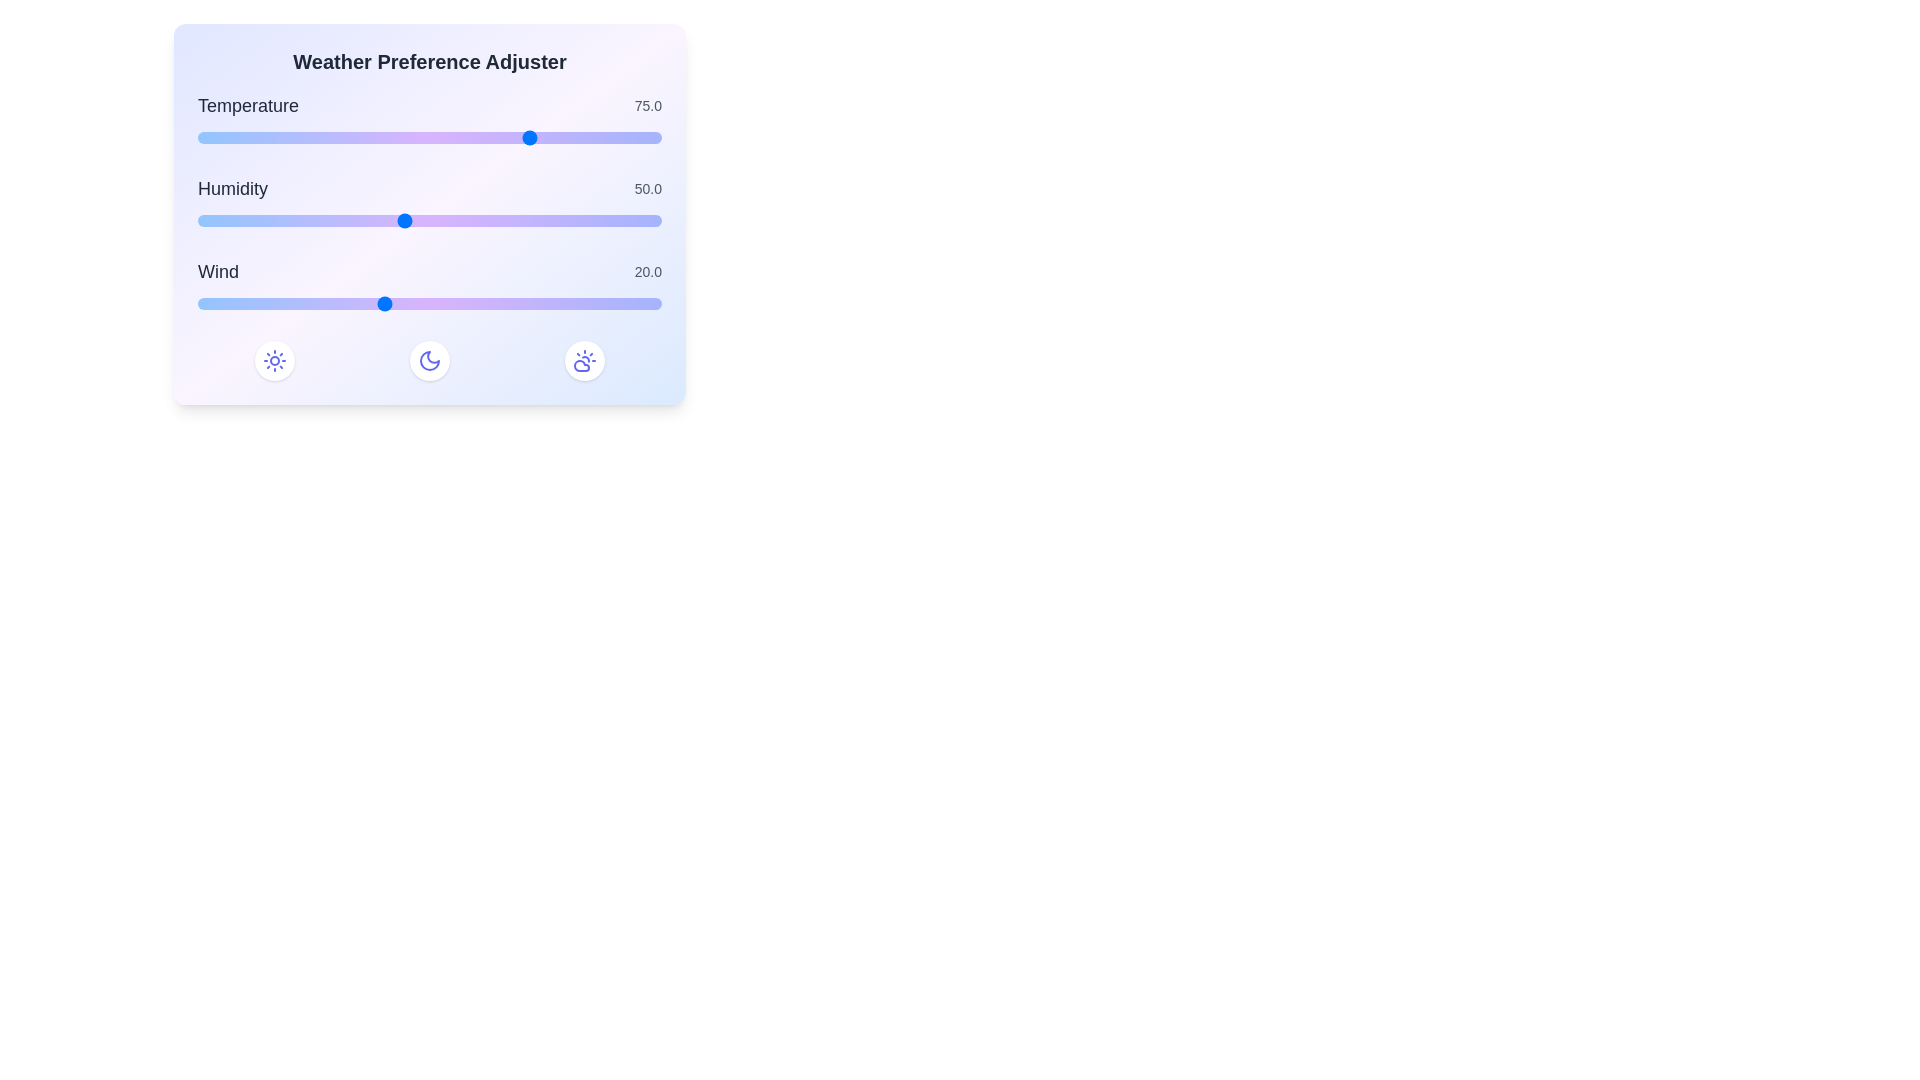 The width and height of the screenshot is (1920, 1080). What do you see at coordinates (262, 304) in the screenshot?
I see `wind preference` at bounding box center [262, 304].